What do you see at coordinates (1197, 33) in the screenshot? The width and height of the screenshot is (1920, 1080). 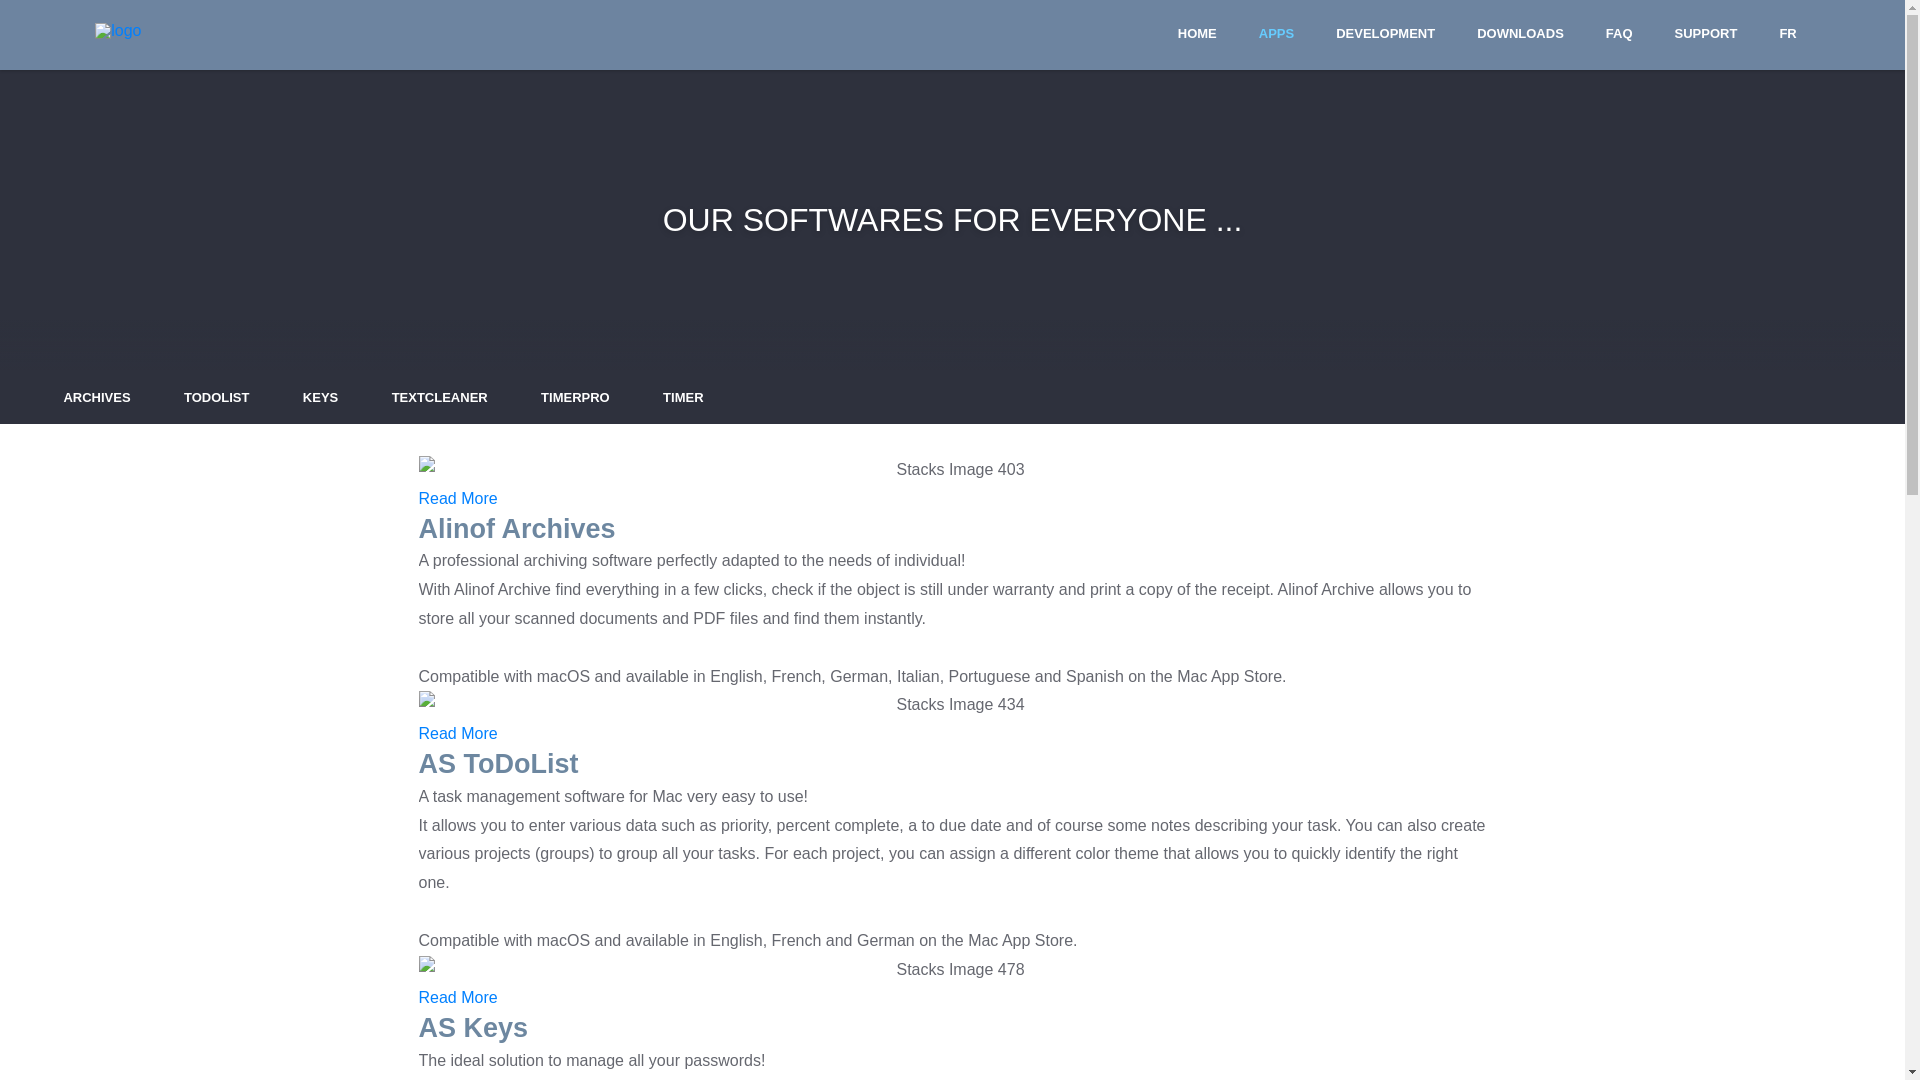 I see `'HOME'` at bounding box center [1197, 33].